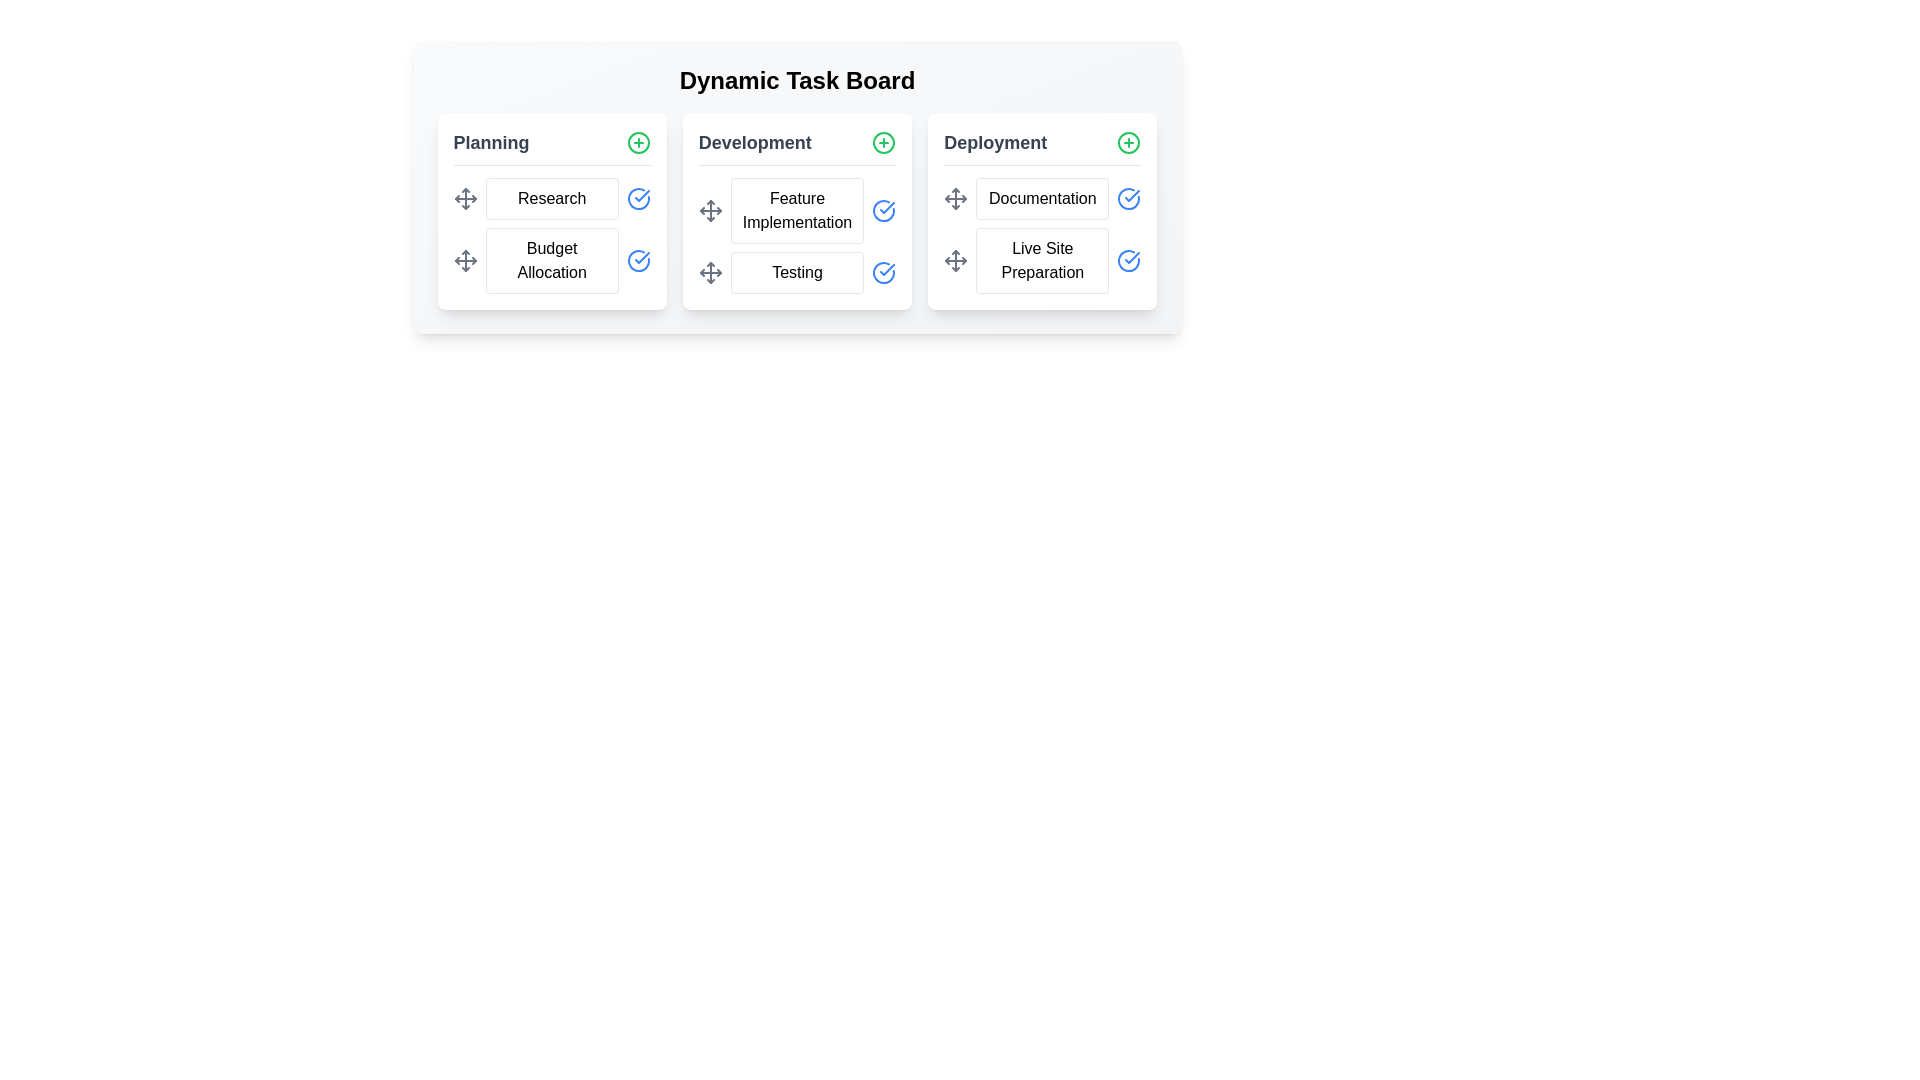  Describe the element at coordinates (883, 141) in the screenshot. I see `'+' button for the Development category to add a new task` at that location.